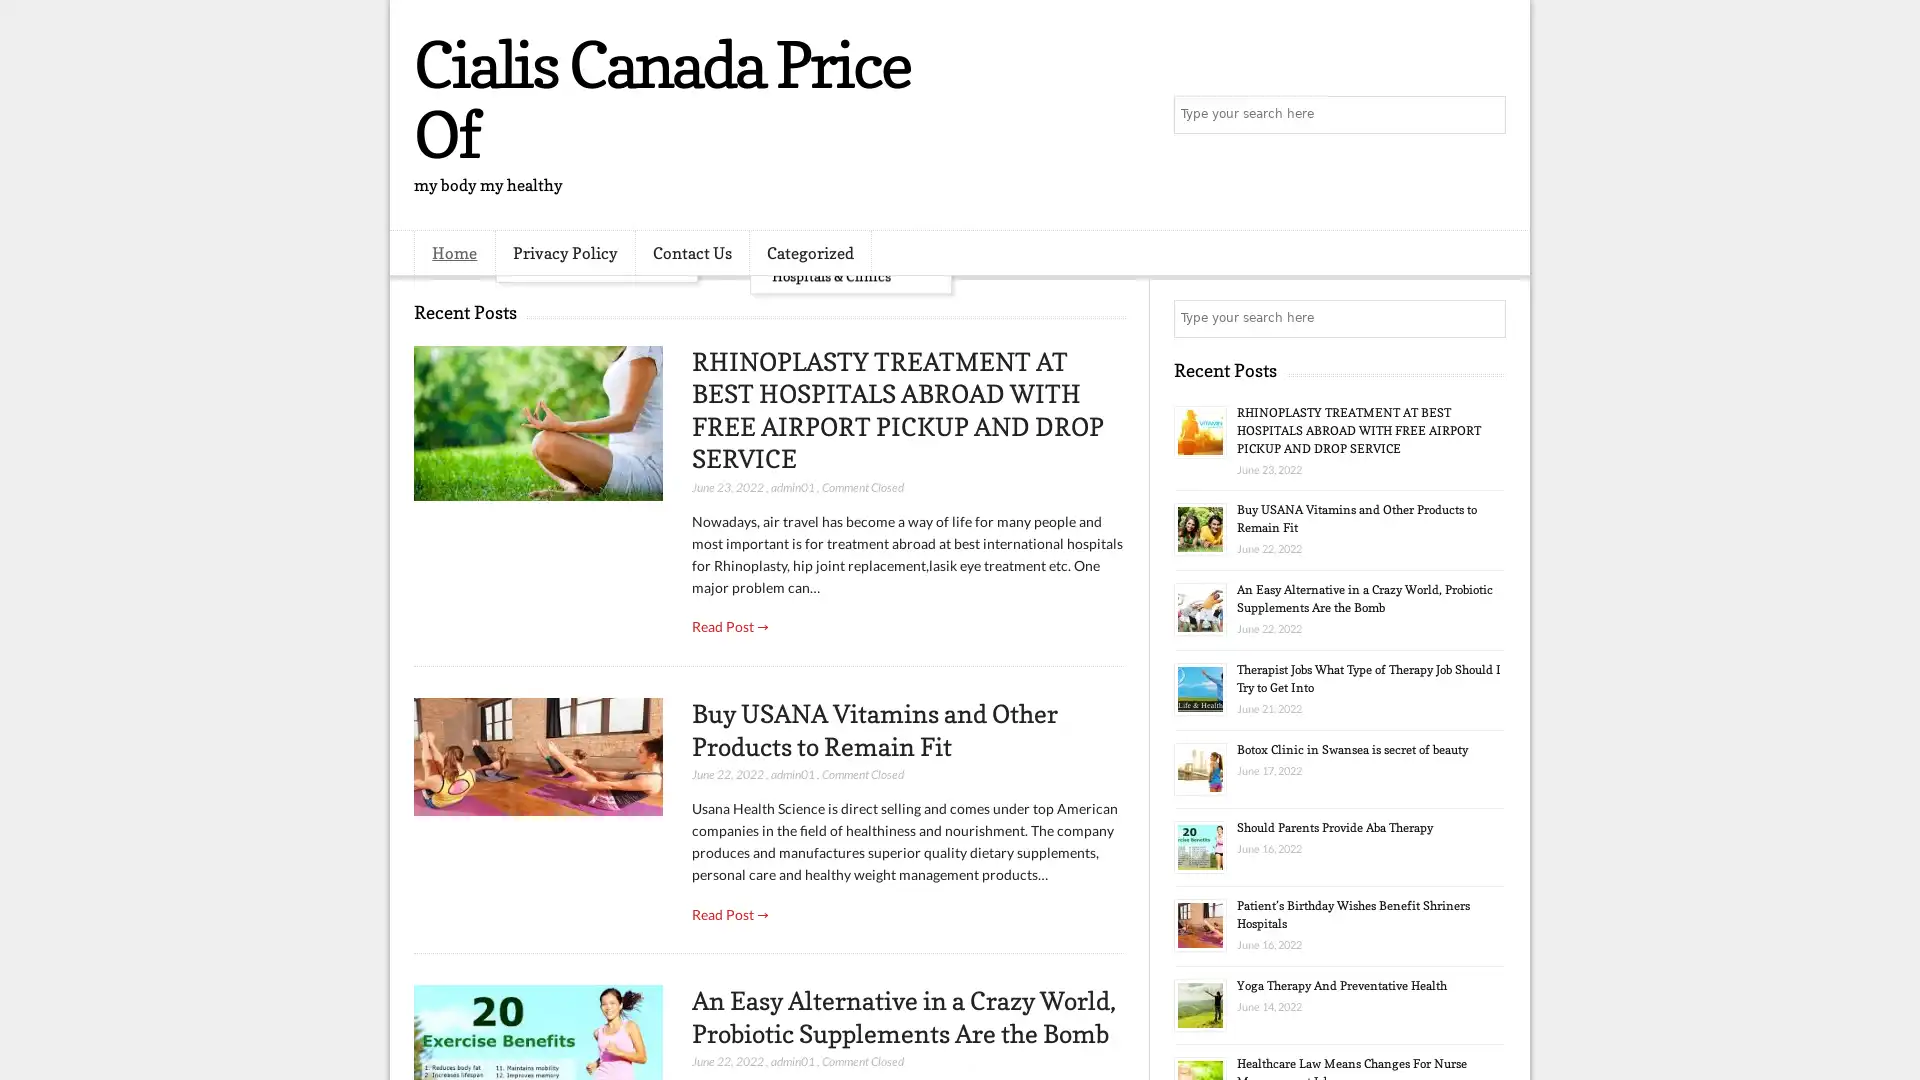 The width and height of the screenshot is (1920, 1080). Describe the element at coordinates (1485, 115) in the screenshot. I see `Search` at that location.